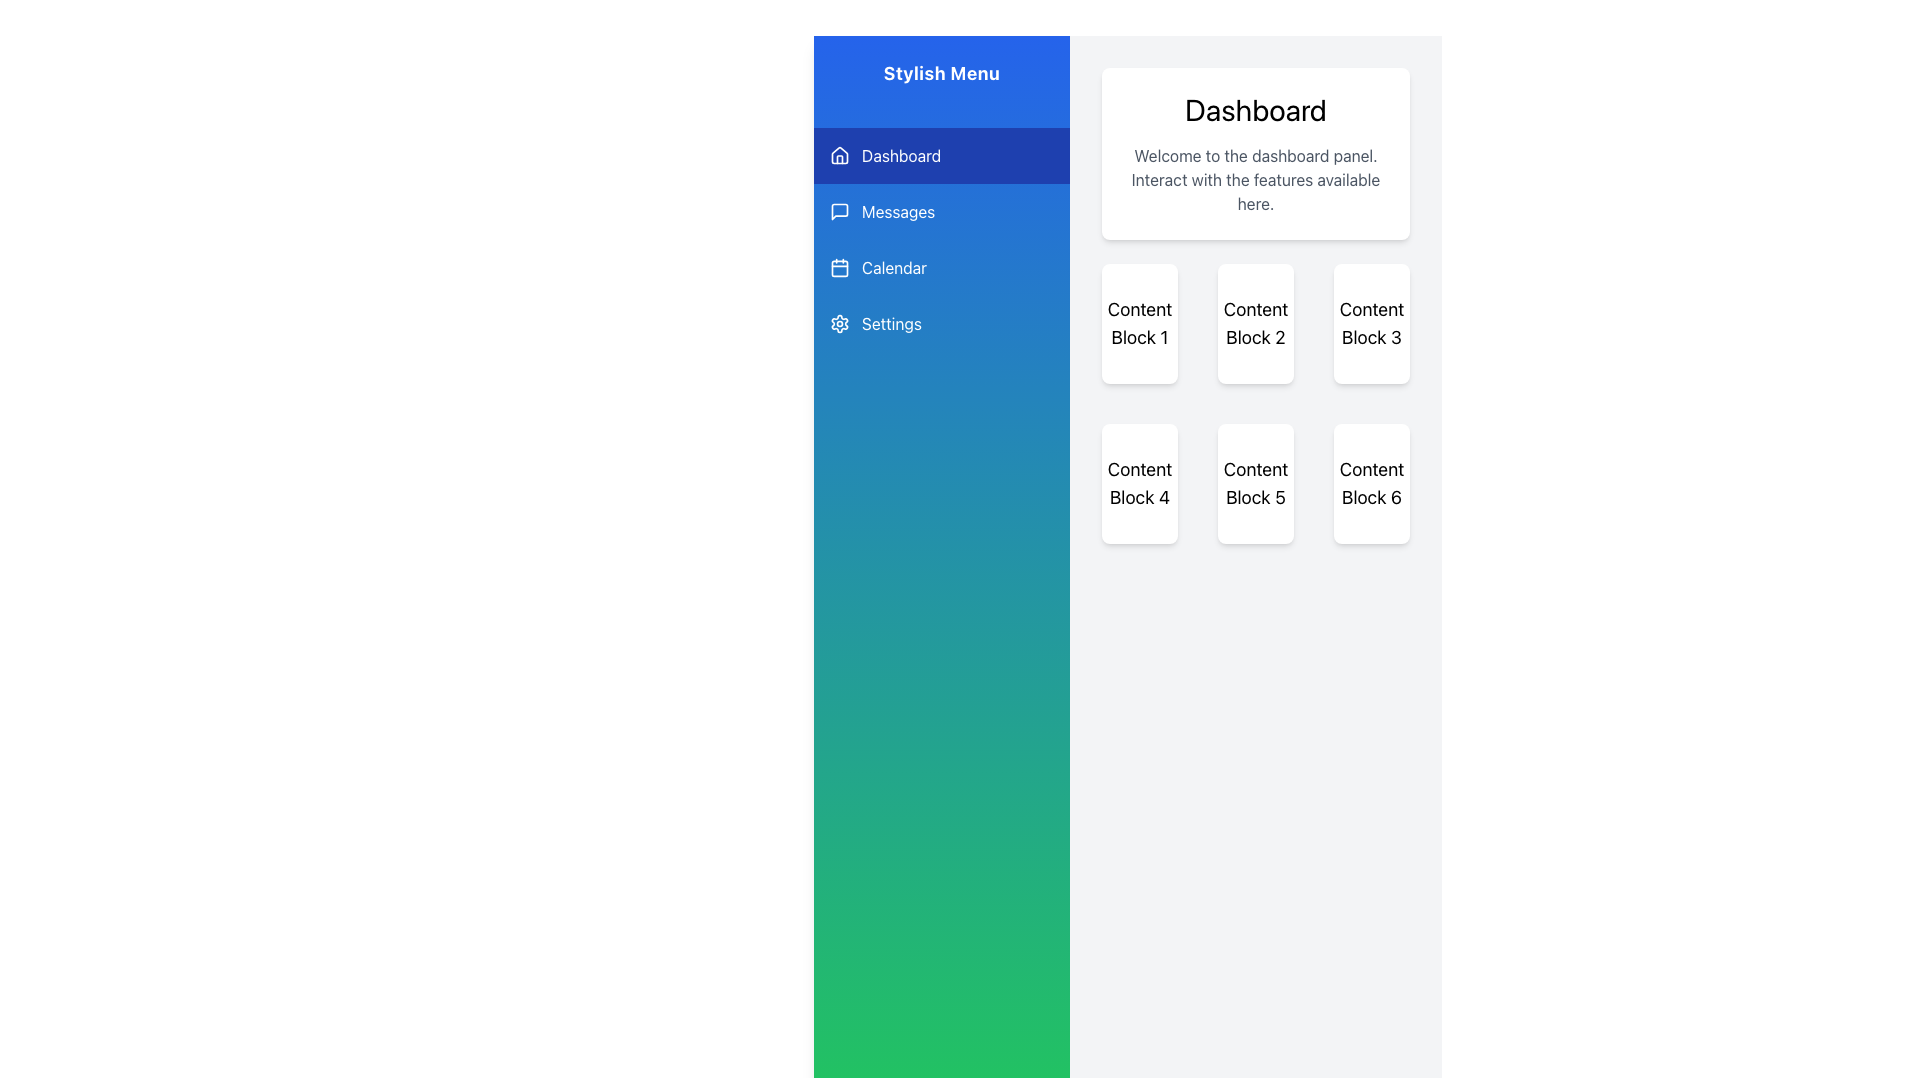 This screenshot has width=1920, height=1080. Describe the element at coordinates (1371, 483) in the screenshot. I see `the third content block in the second row of the grid layout, located in the middle-right region of the interface` at that location.